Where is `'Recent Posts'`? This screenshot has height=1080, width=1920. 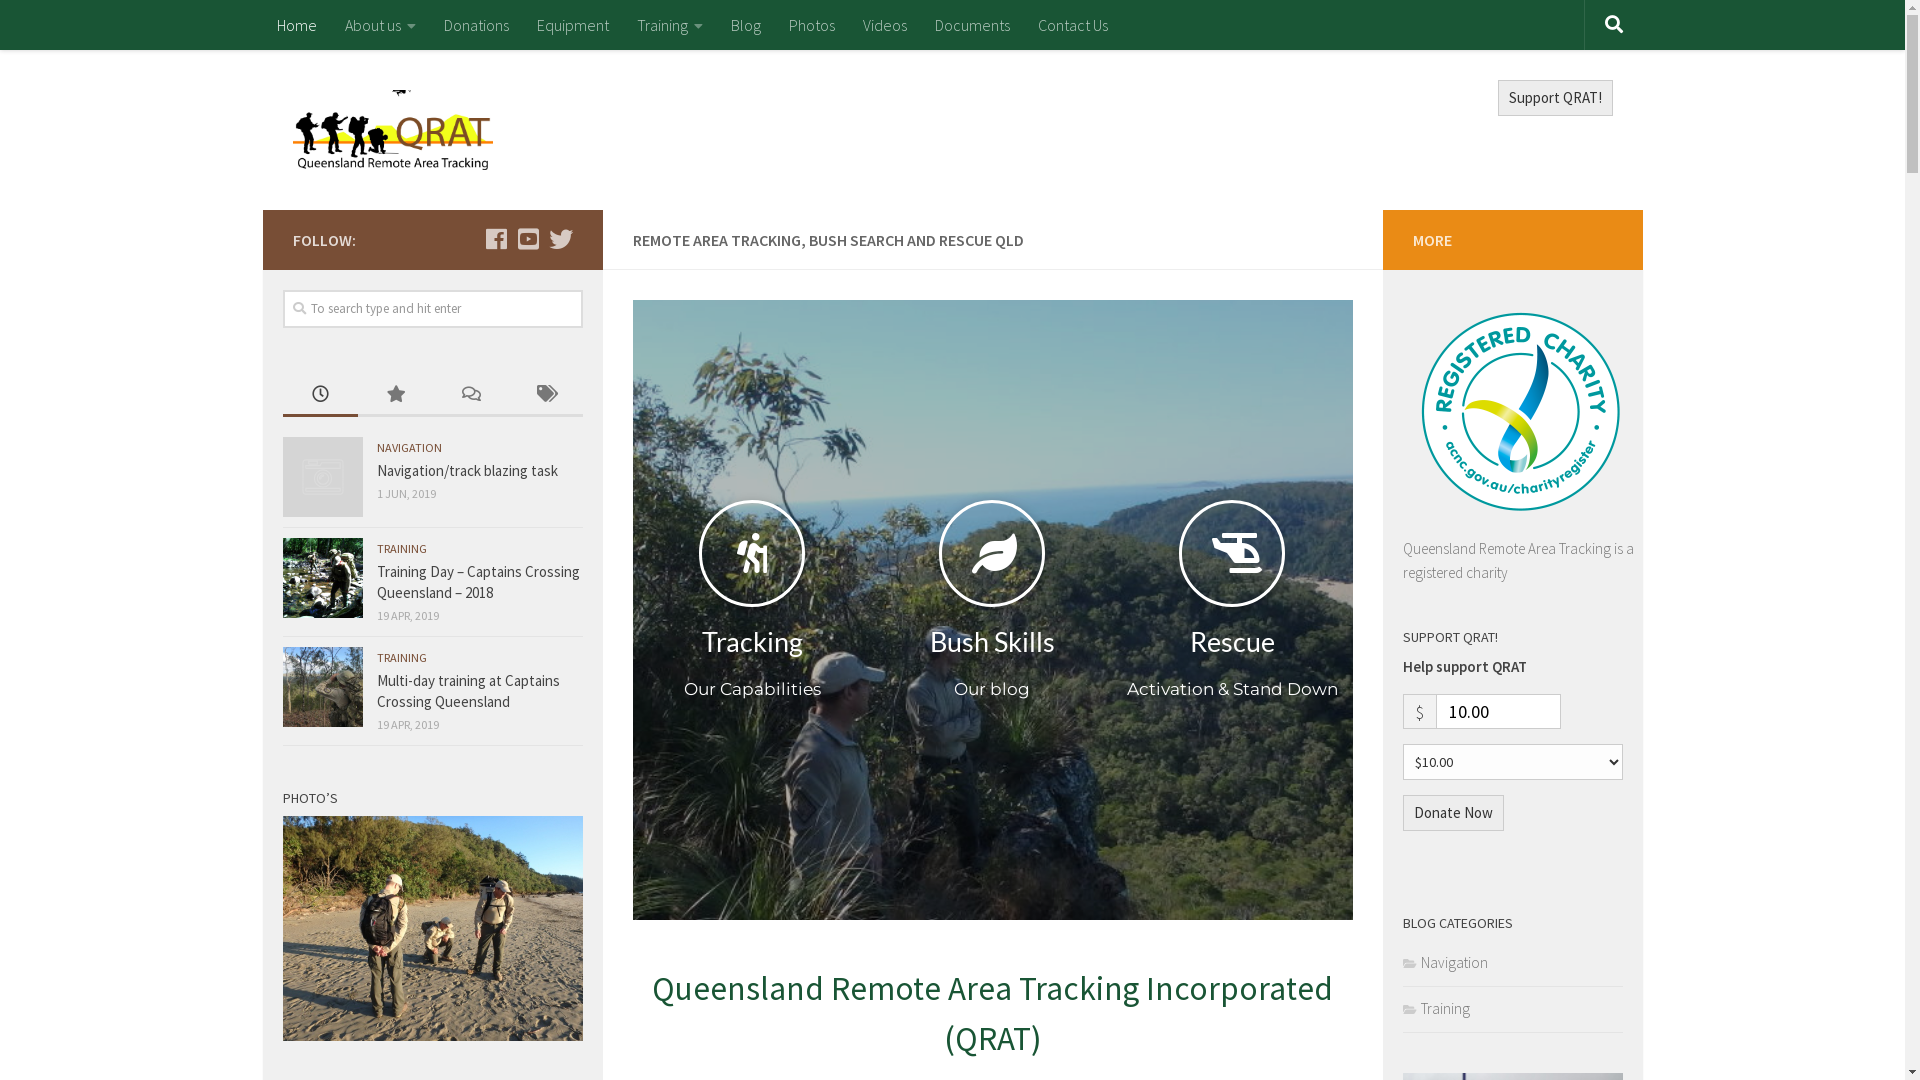 'Recent Posts' is located at coordinates (281, 395).